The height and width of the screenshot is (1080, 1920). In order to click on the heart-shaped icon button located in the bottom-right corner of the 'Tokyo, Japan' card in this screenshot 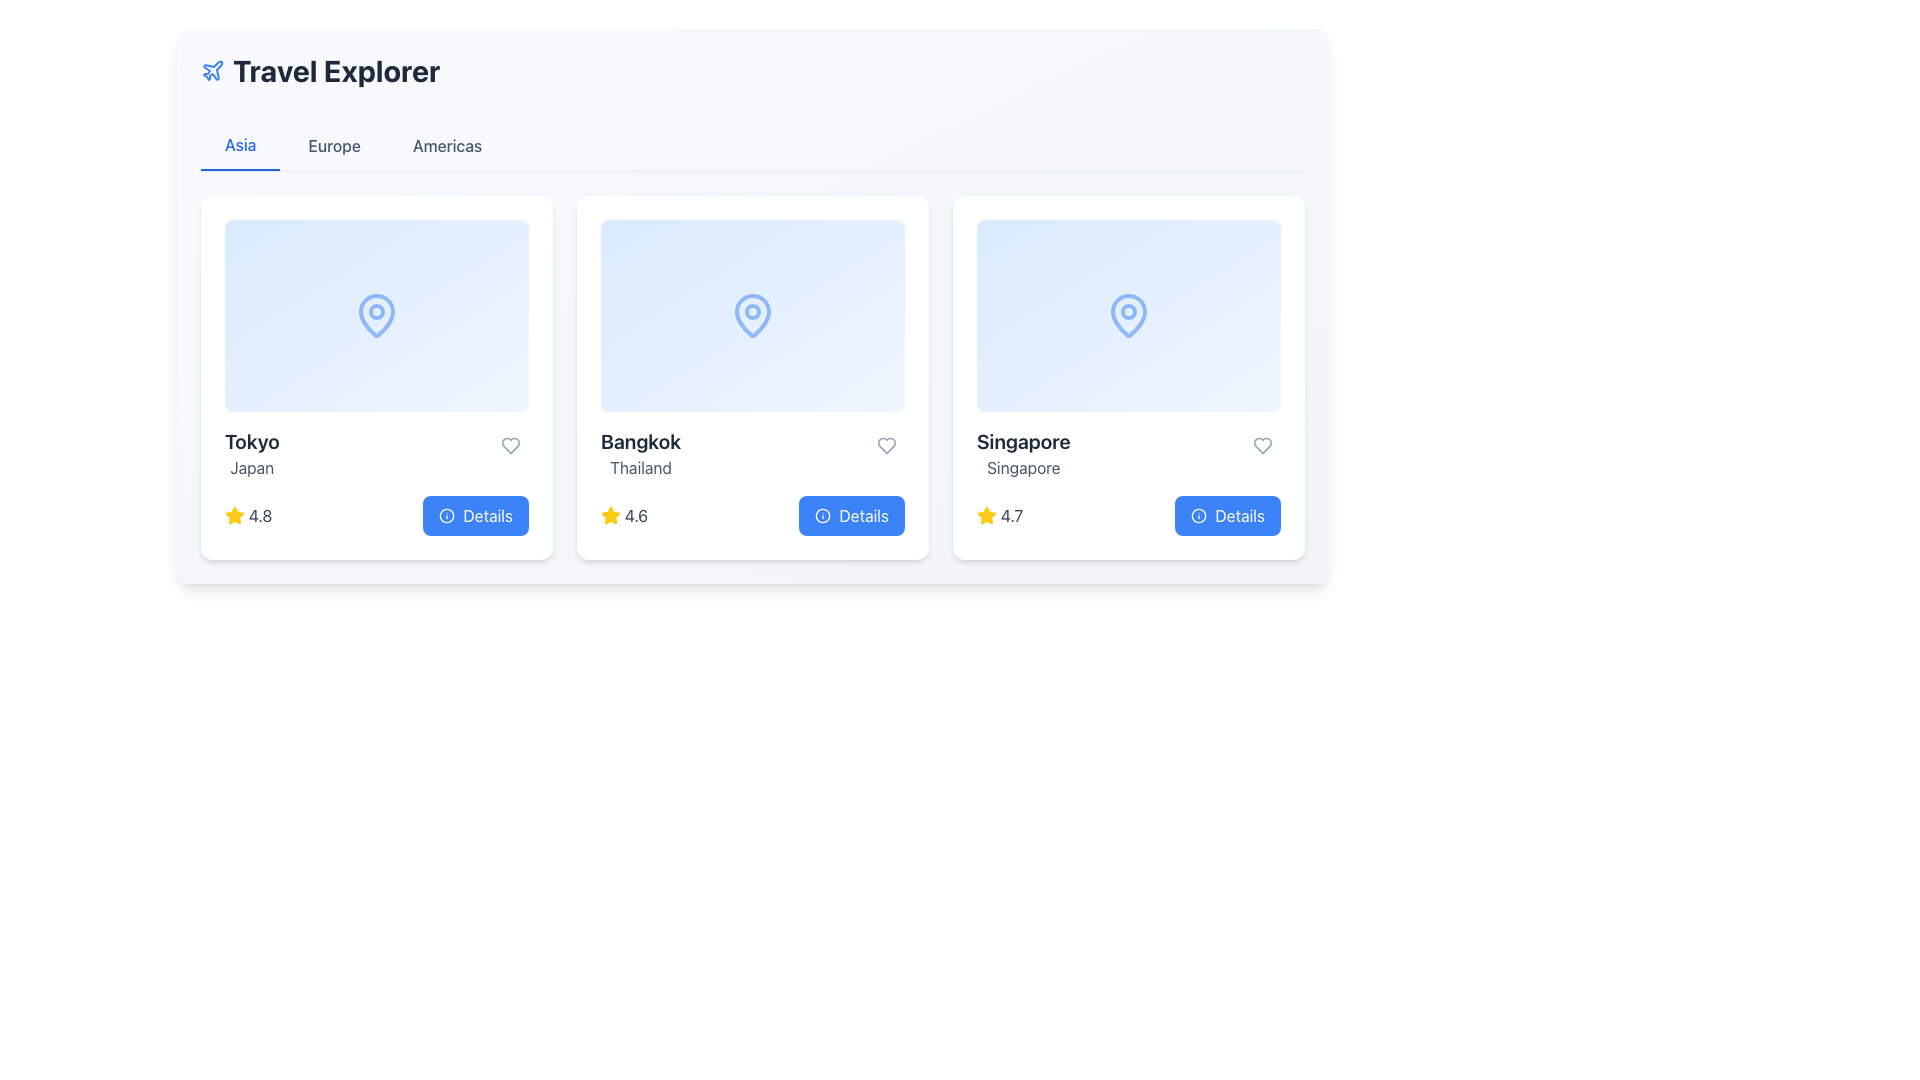, I will do `click(510, 445)`.